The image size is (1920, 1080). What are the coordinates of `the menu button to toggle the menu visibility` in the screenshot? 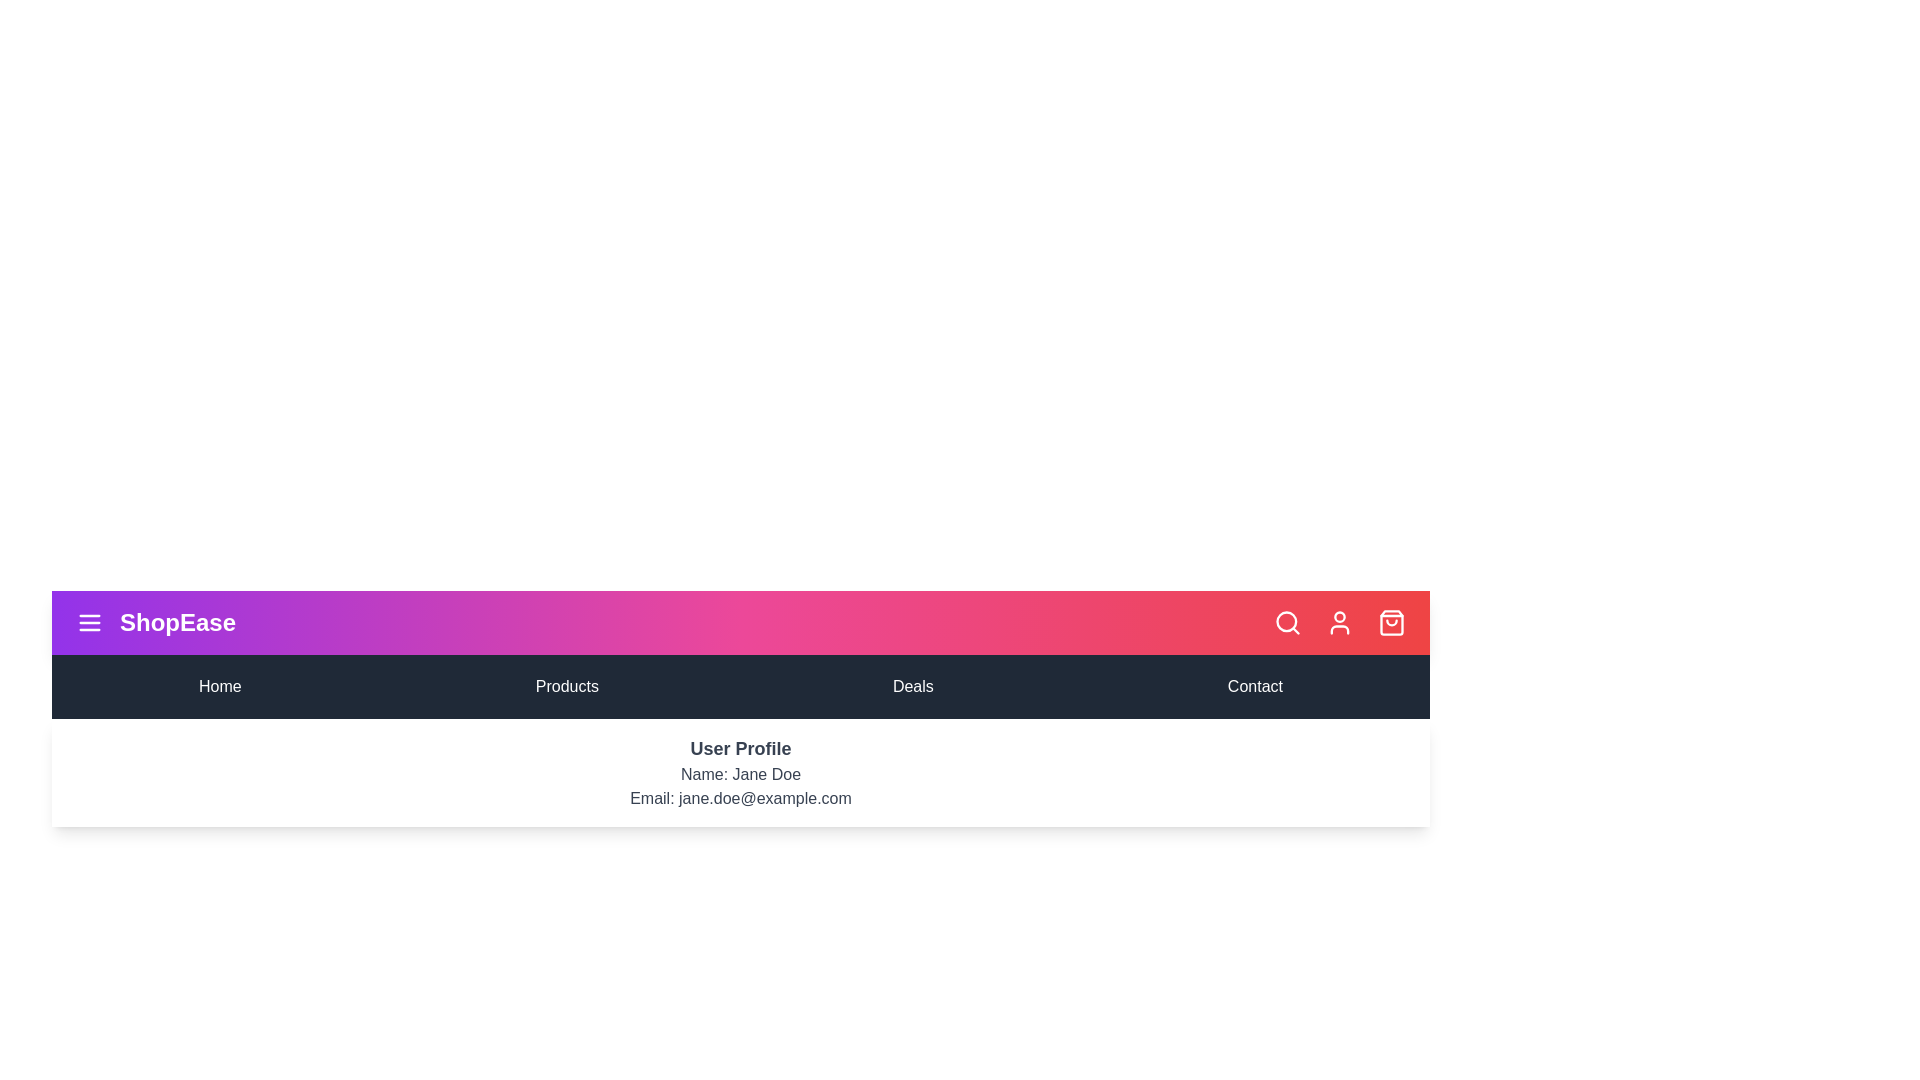 It's located at (89, 622).